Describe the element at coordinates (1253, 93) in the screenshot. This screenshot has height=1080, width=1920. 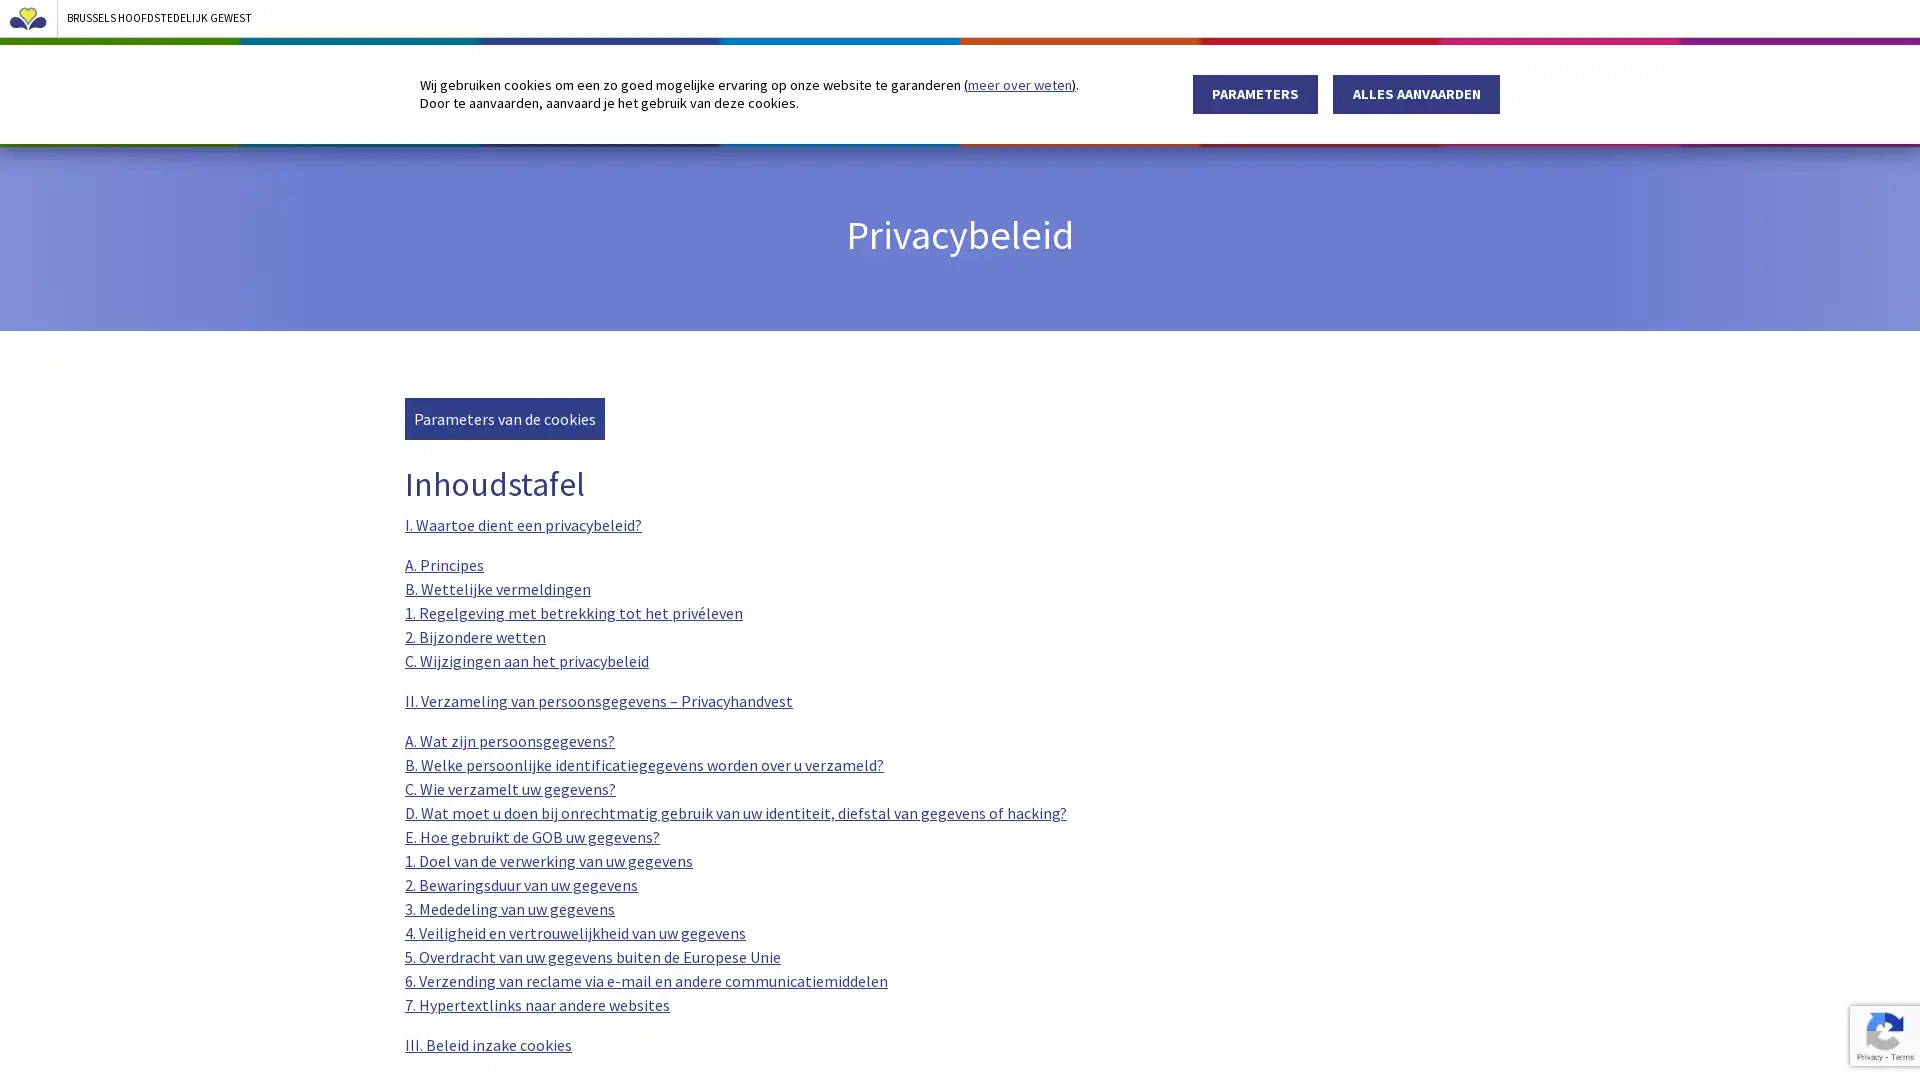
I see `PARAMETERS` at that location.